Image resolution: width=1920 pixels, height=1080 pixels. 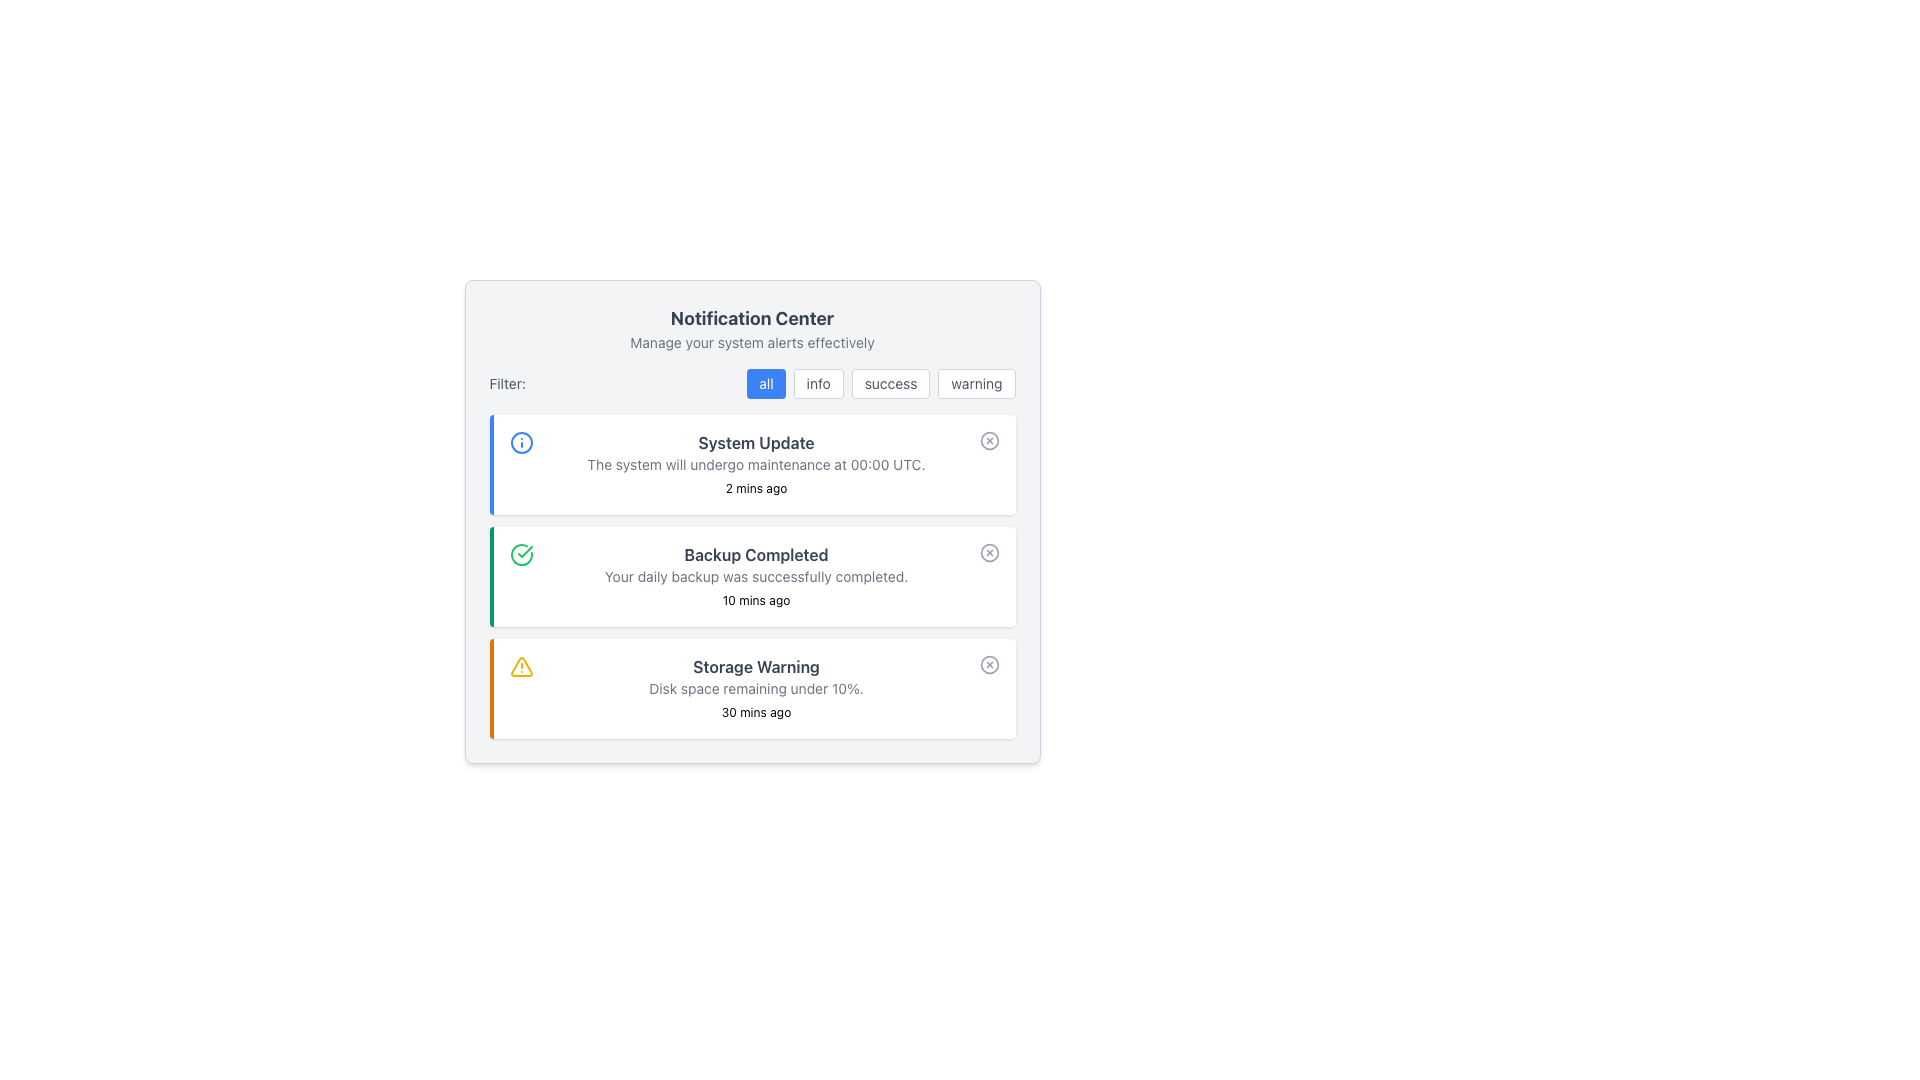 What do you see at coordinates (989, 664) in the screenshot?
I see `the Decorative SVG circle located to the far-right of the 'Storage Warning' alert in the notification center interface, which serves as a visual emphasis for error indication` at bounding box center [989, 664].